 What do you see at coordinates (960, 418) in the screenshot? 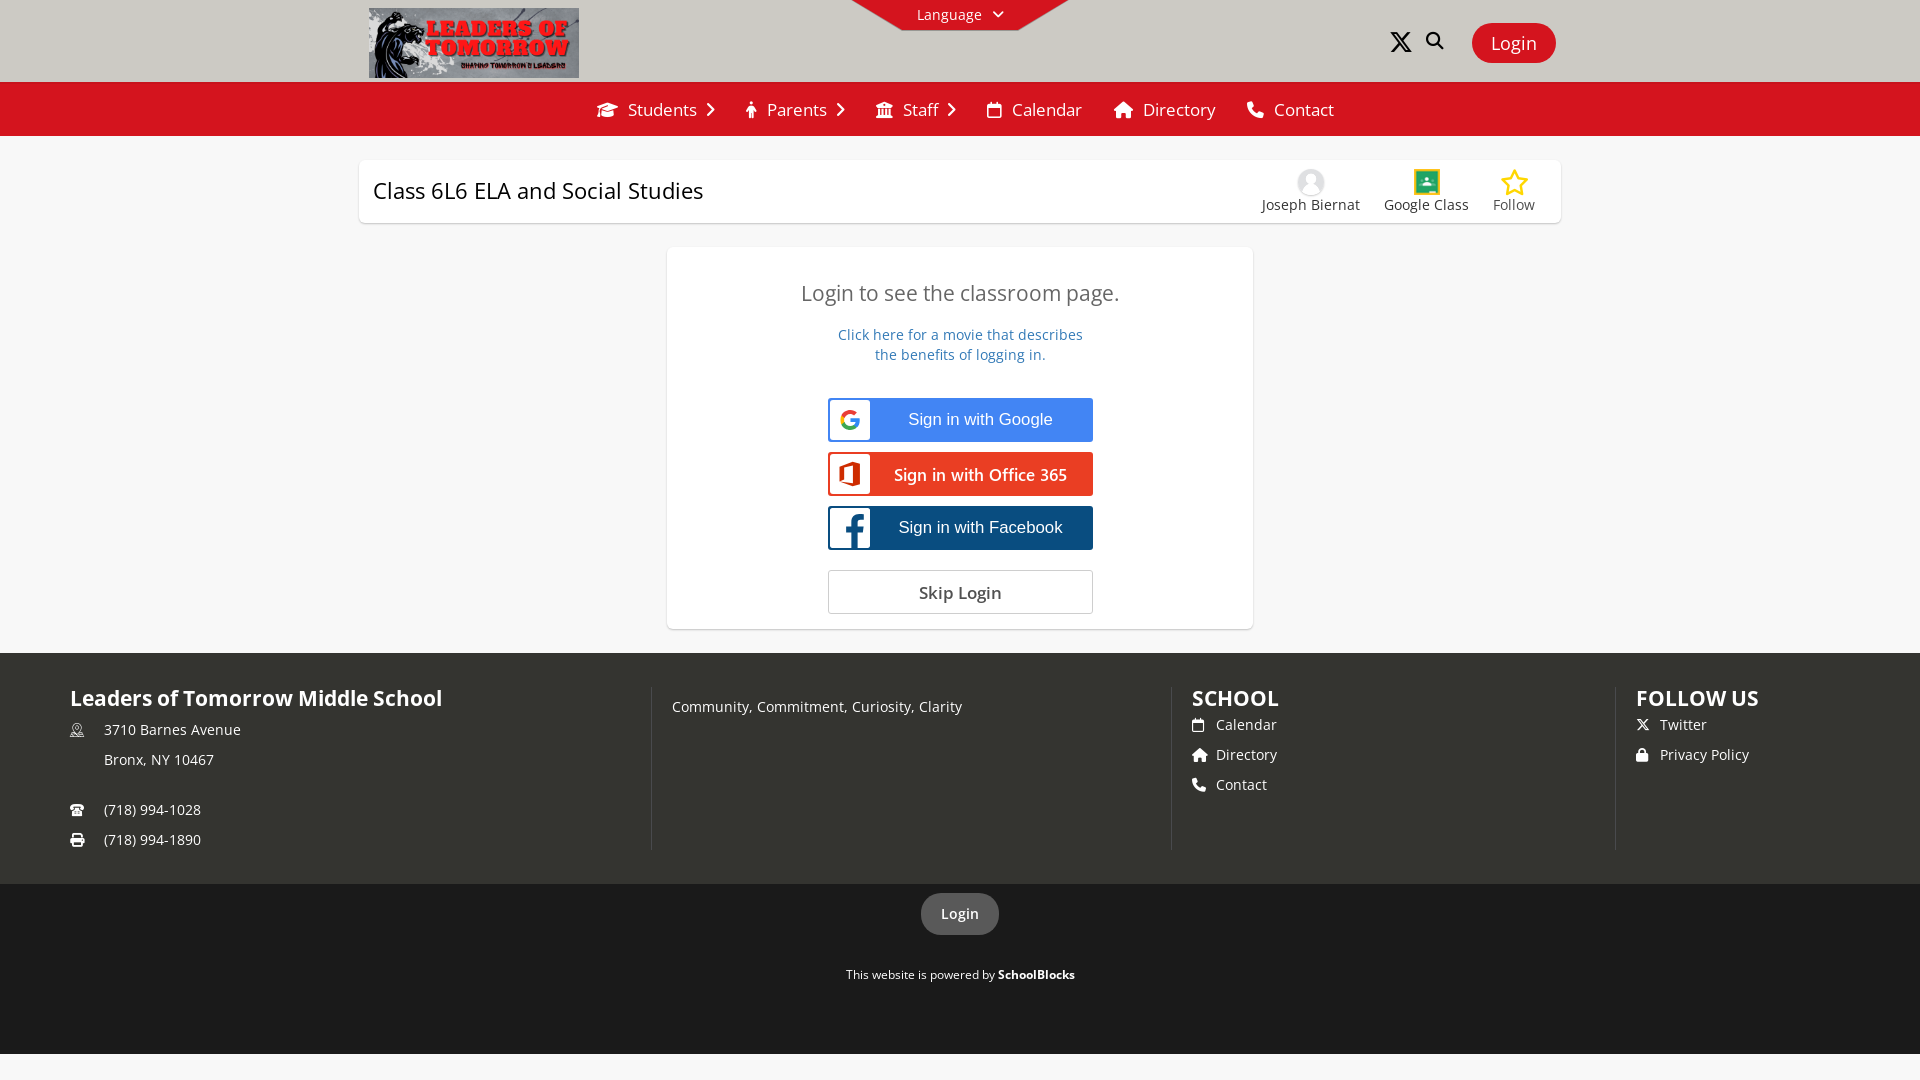
I see `'Sign in with Google'` at bounding box center [960, 418].